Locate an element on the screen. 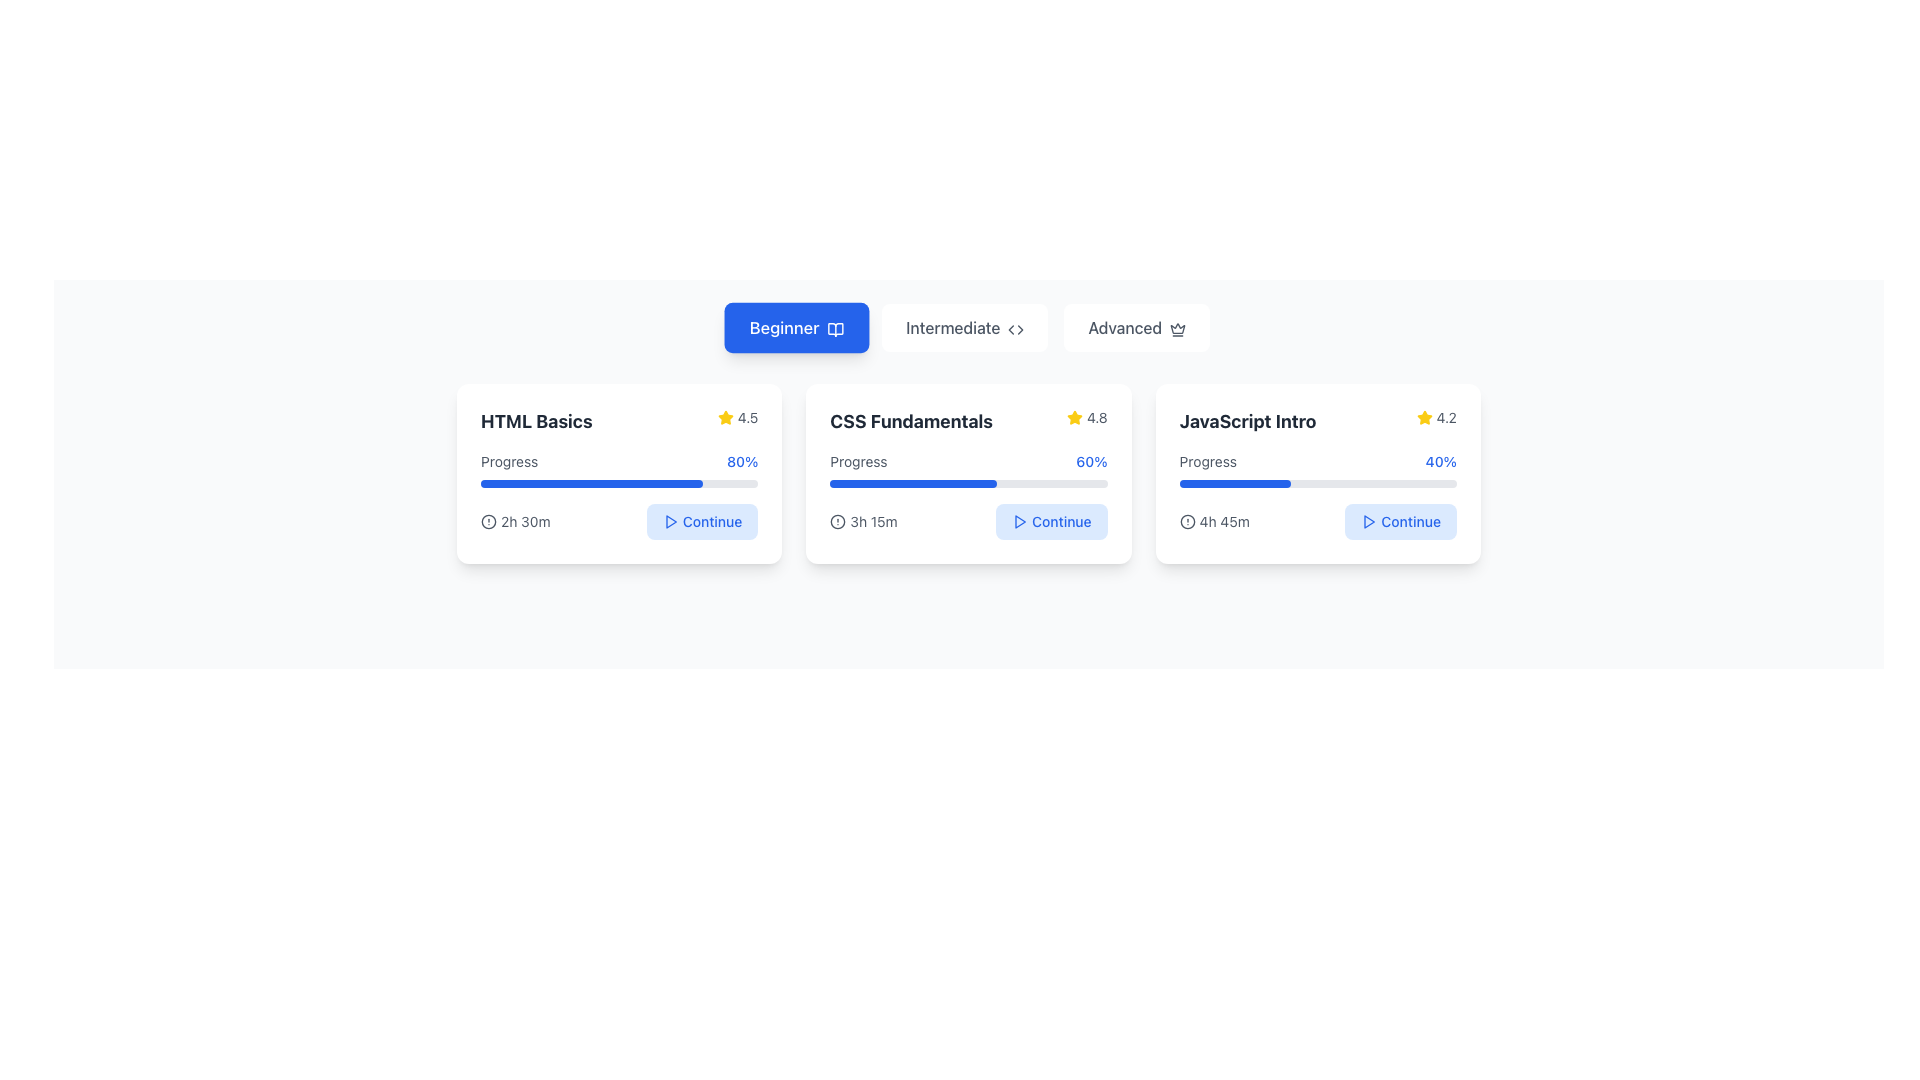 The width and height of the screenshot is (1920, 1080). the 'Intermediate' button which has a white background and gray text, positioned between the 'Beginner' and 'Advanced' buttons, to emphasize or trigger a tooltip is located at coordinates (965, 326).